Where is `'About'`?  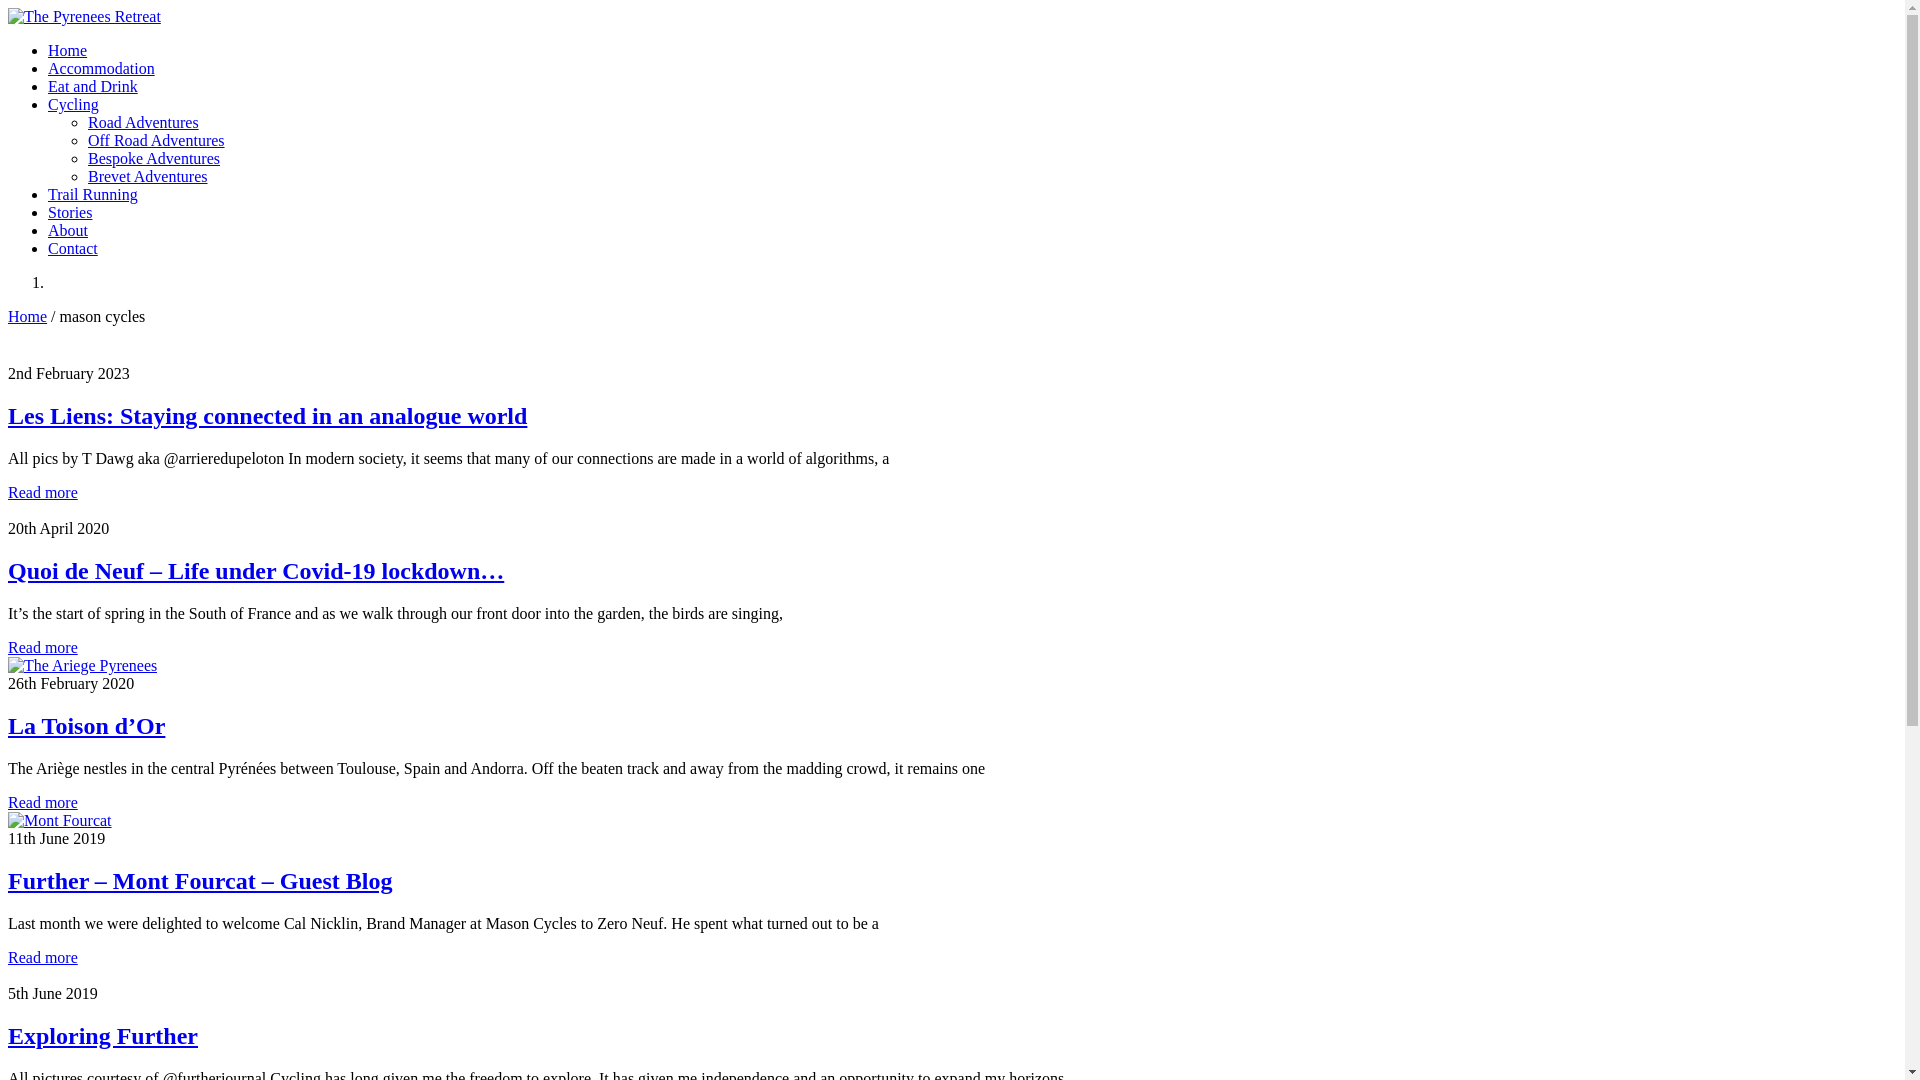
'About' is located at coordinates (67, 229).